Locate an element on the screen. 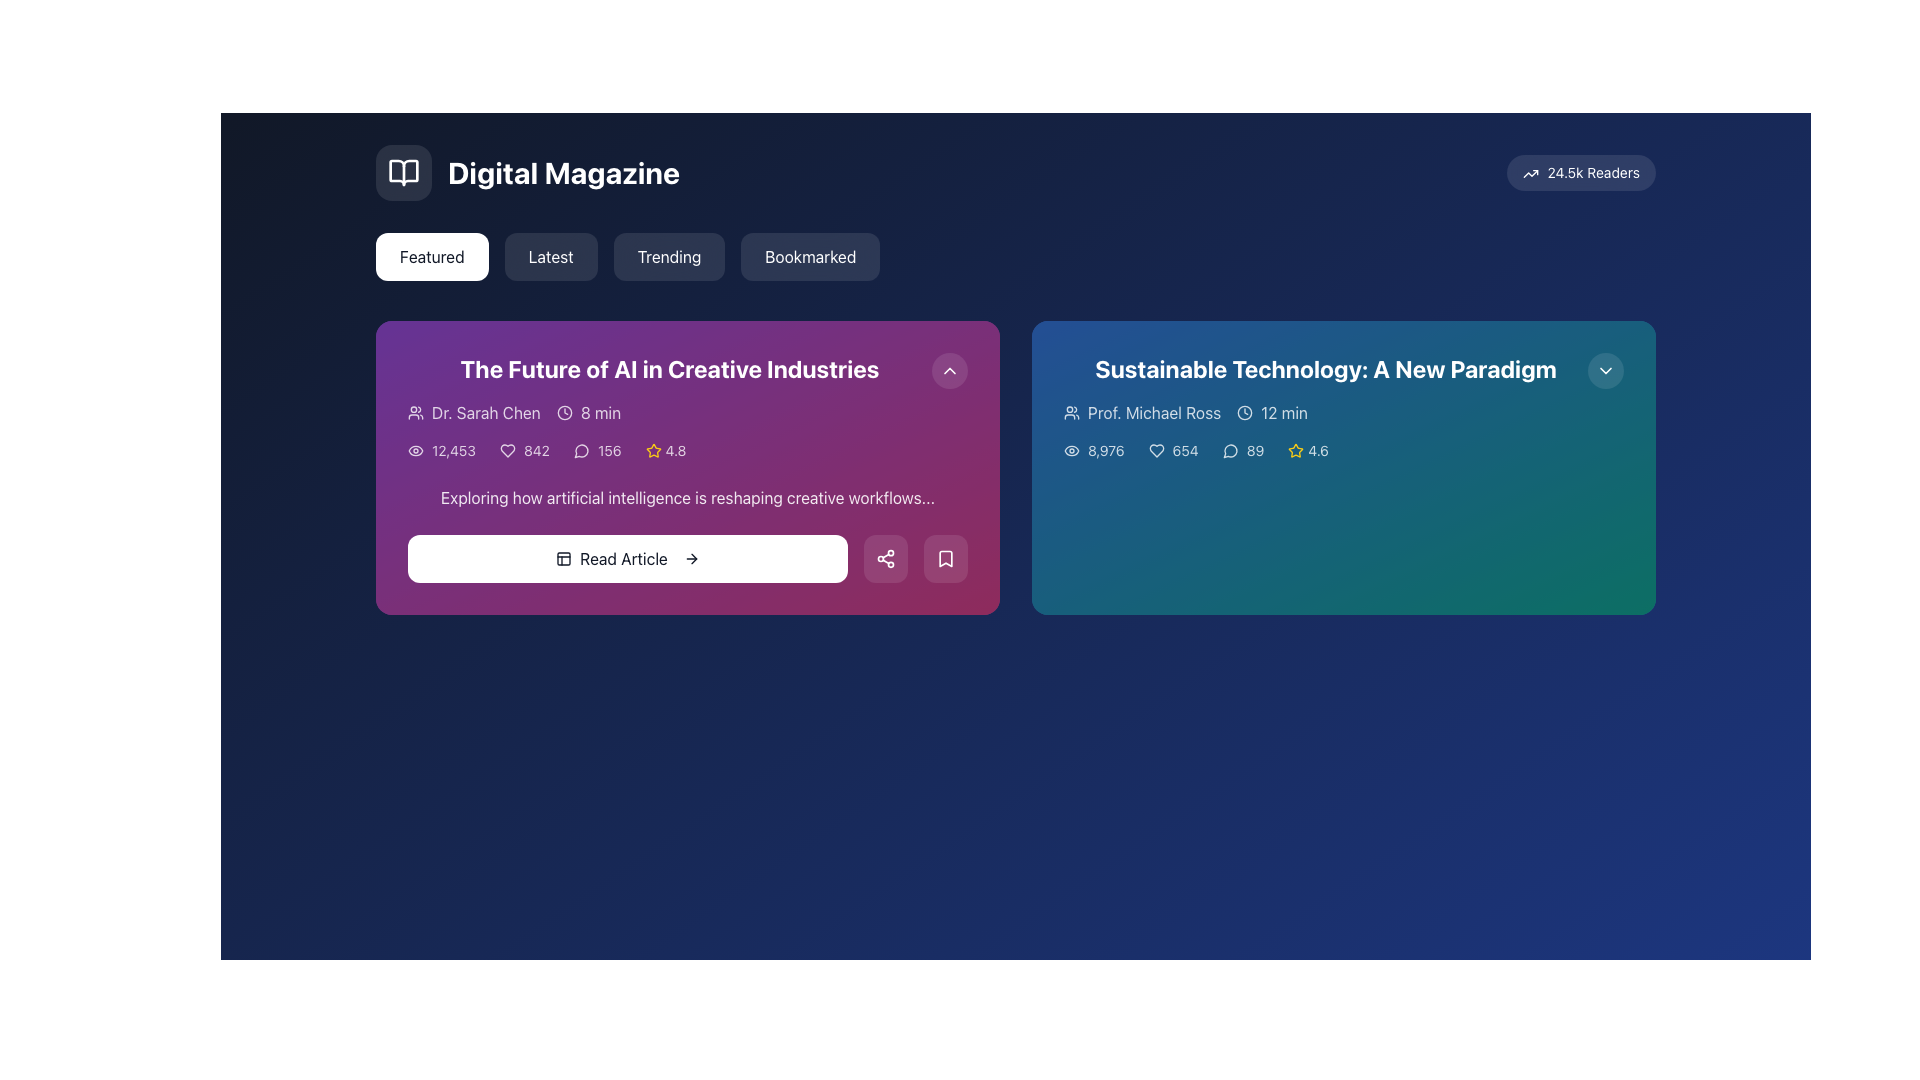  the circular icon styled with the 'lucide-message-circle' class, representing a message or chat bubble, located next to the text '156' under the card titled 'The Future of AI in Creative Industries' is located at coordinates (580, 451).